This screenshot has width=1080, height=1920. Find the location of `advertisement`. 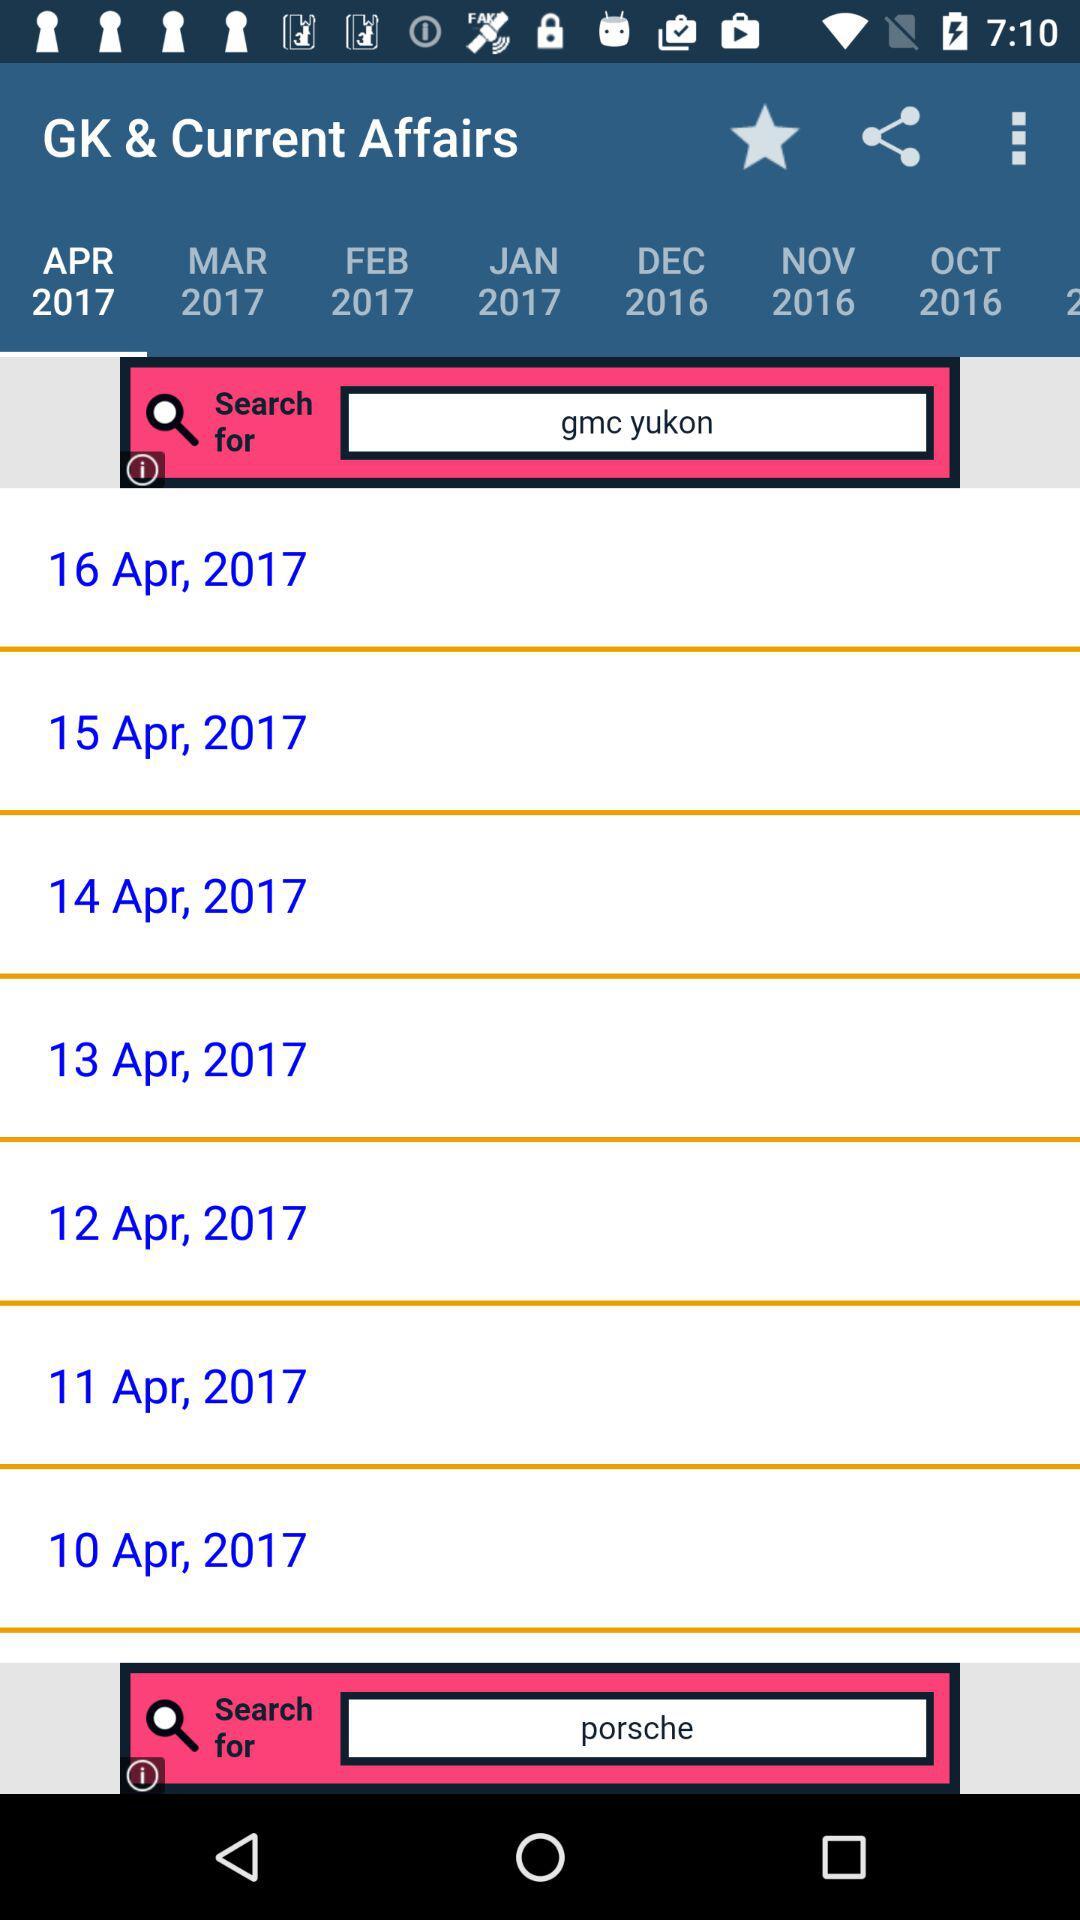

advertisement is located at coordinates (540, 1727).